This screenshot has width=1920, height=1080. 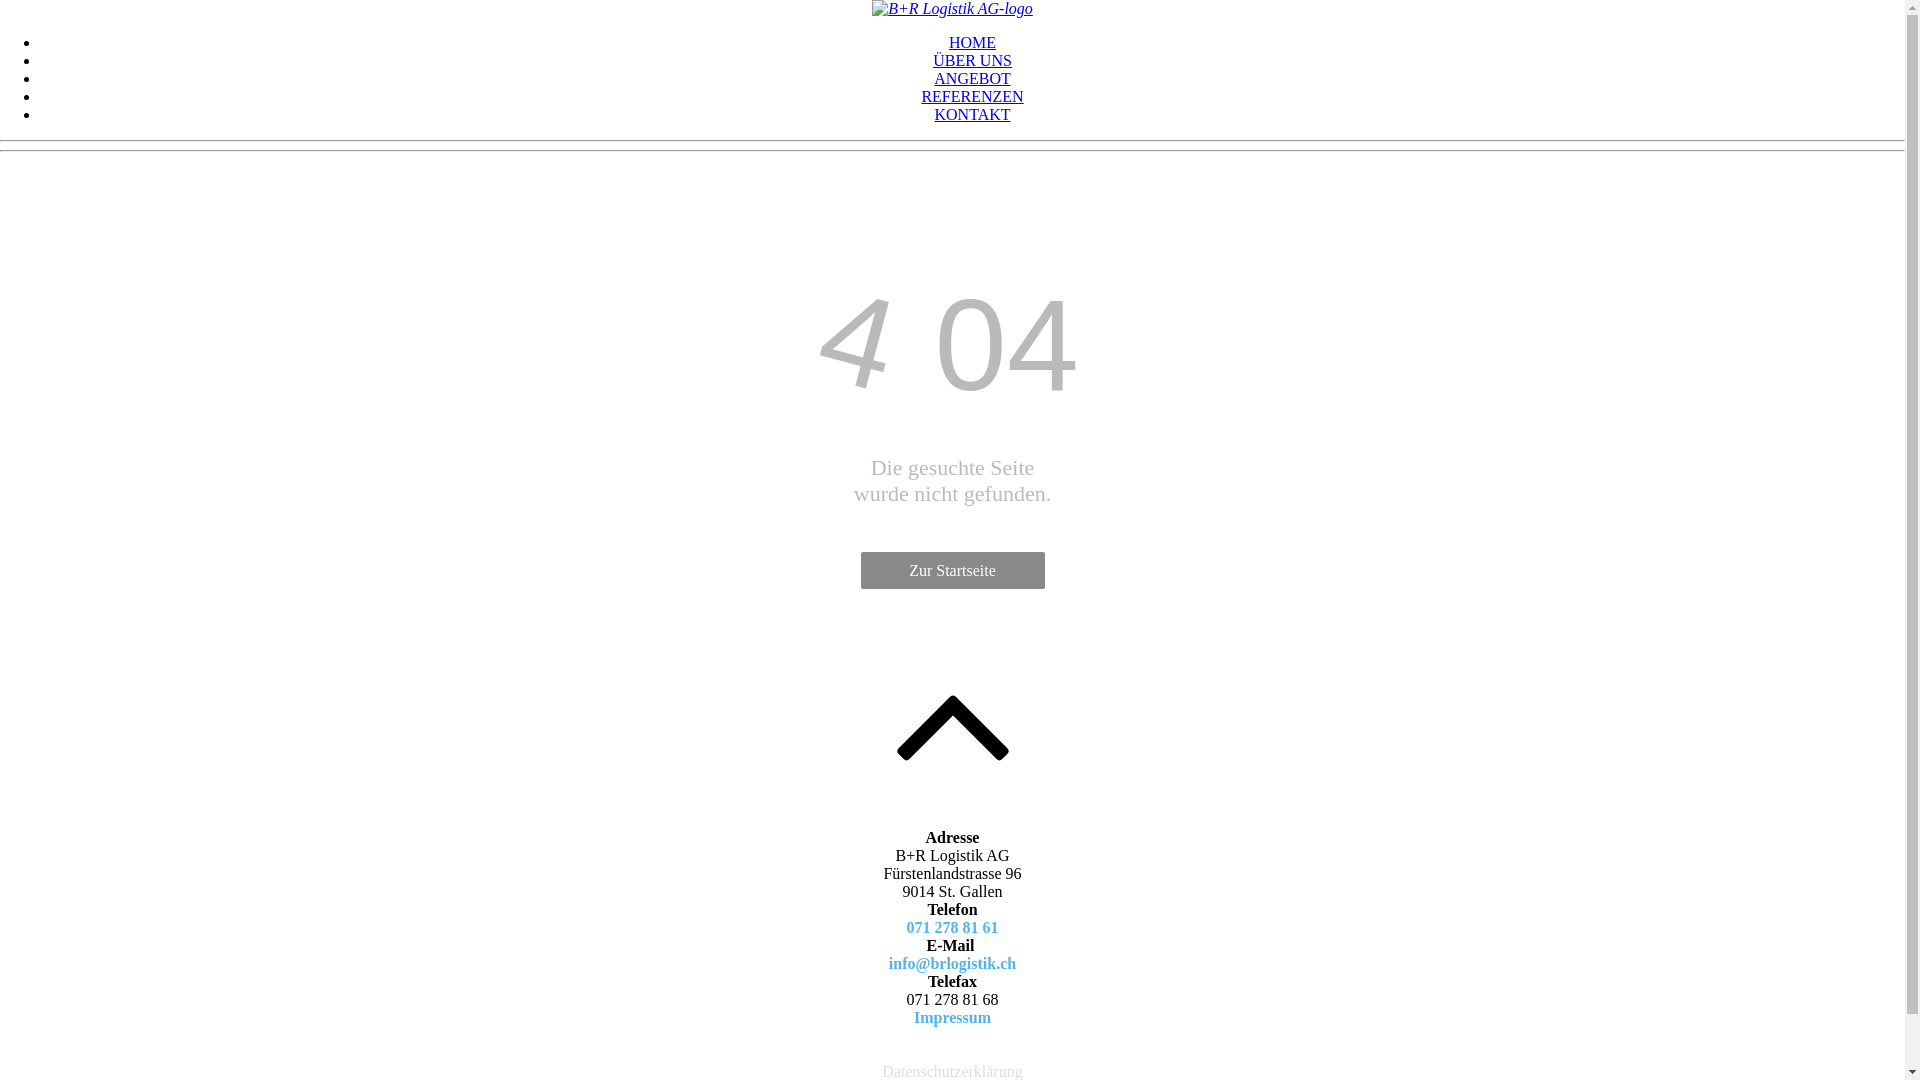 What do you see at coordinates (972, 42) in the screenshot?
I see `'HOME'` at bounding box center [972, 42].